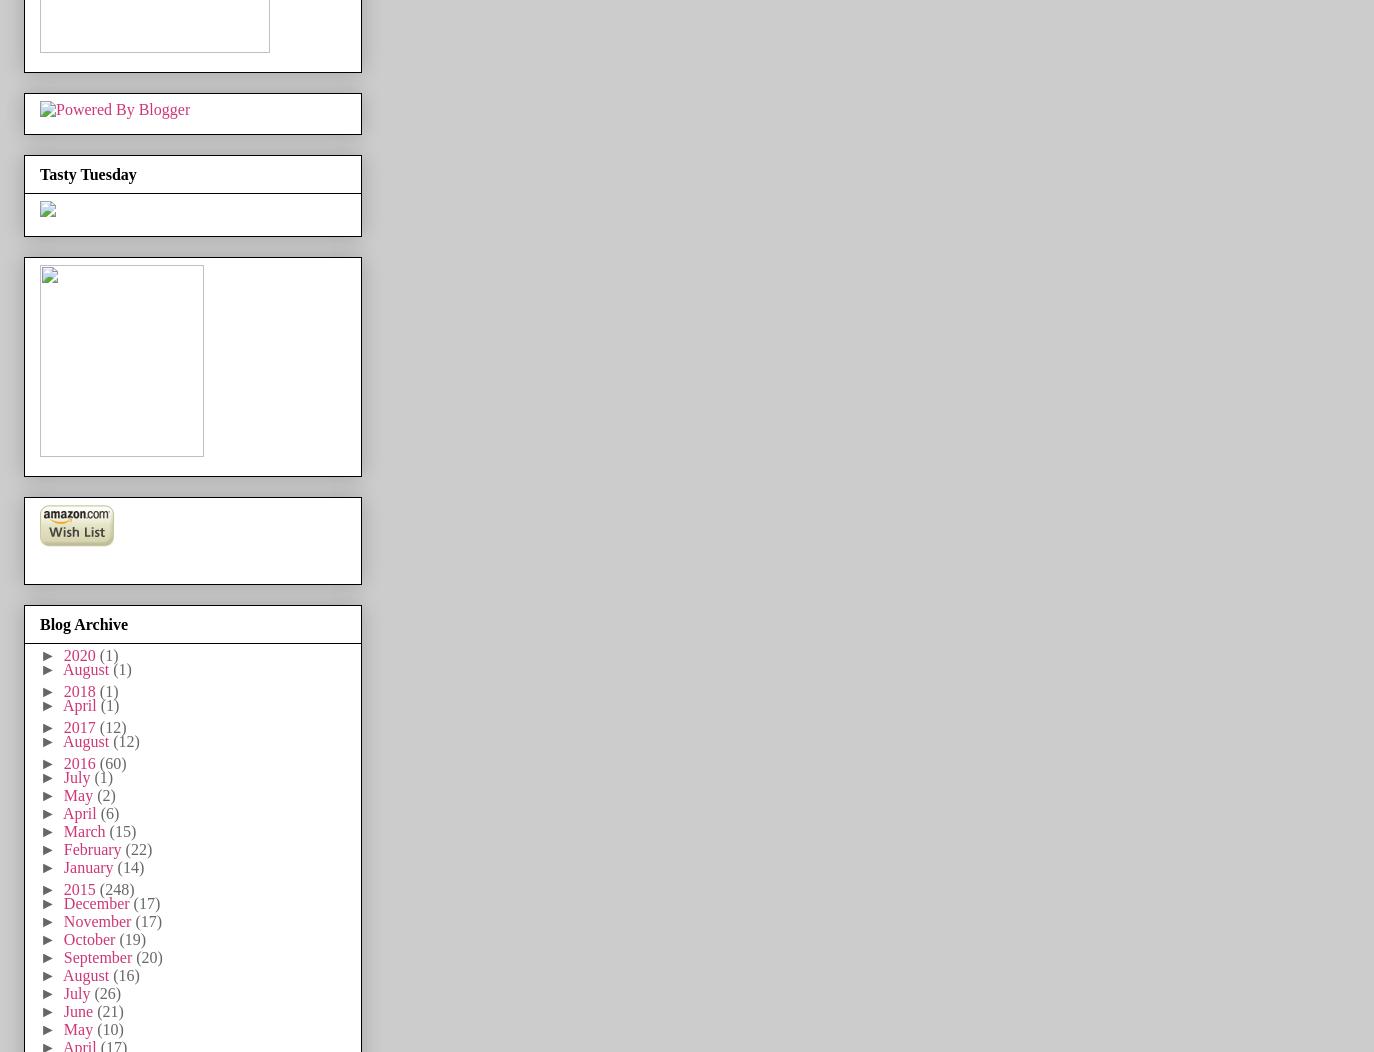 This screenshot has height=1052, width=1374. I want to click on 'February', so click(92, 847).